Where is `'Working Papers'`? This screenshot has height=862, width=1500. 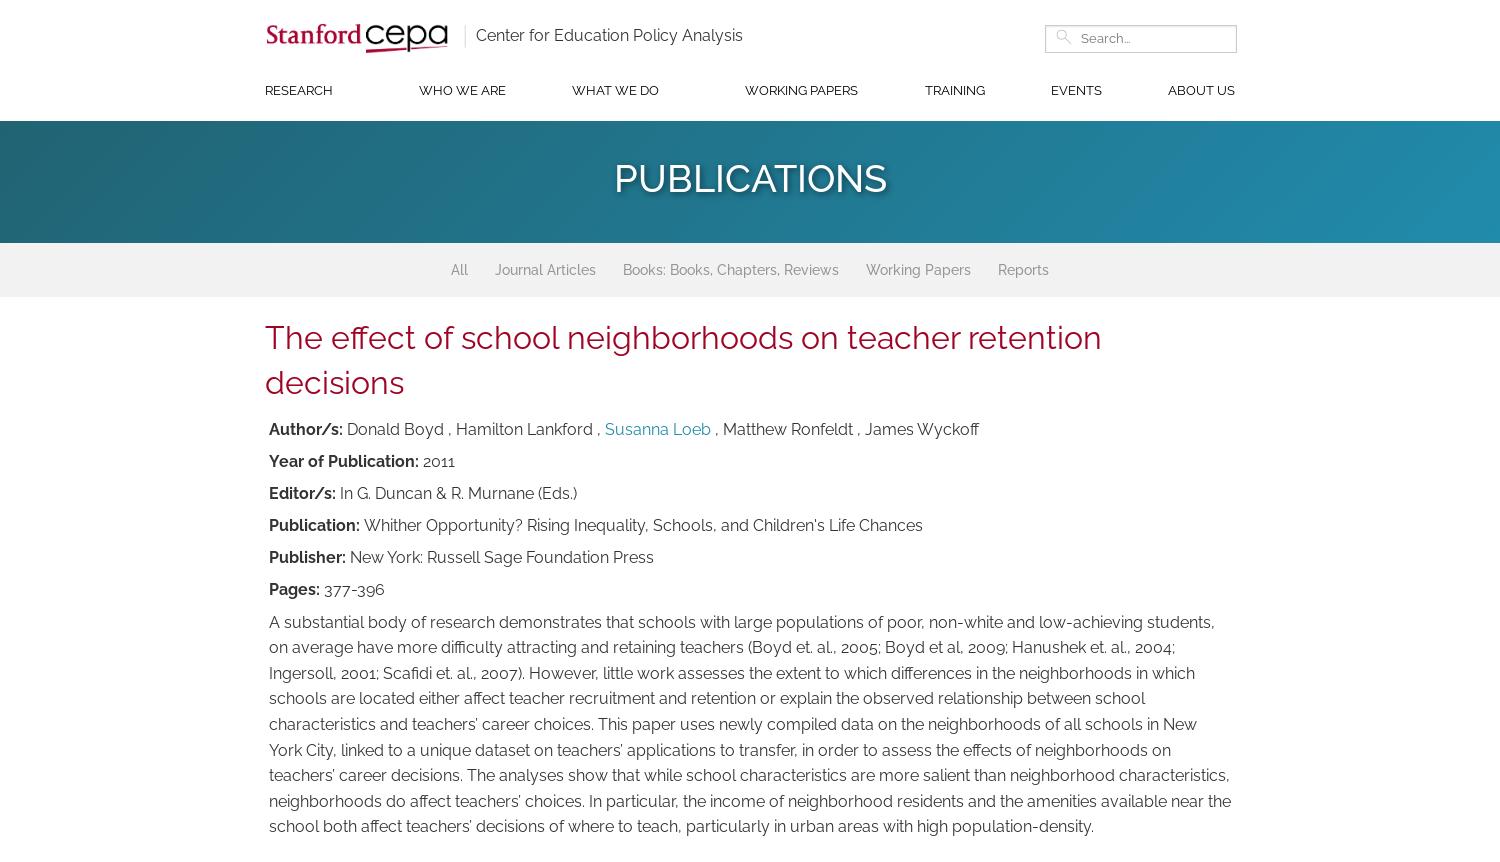
'Working Papers' is located at coordinates (864, 268).